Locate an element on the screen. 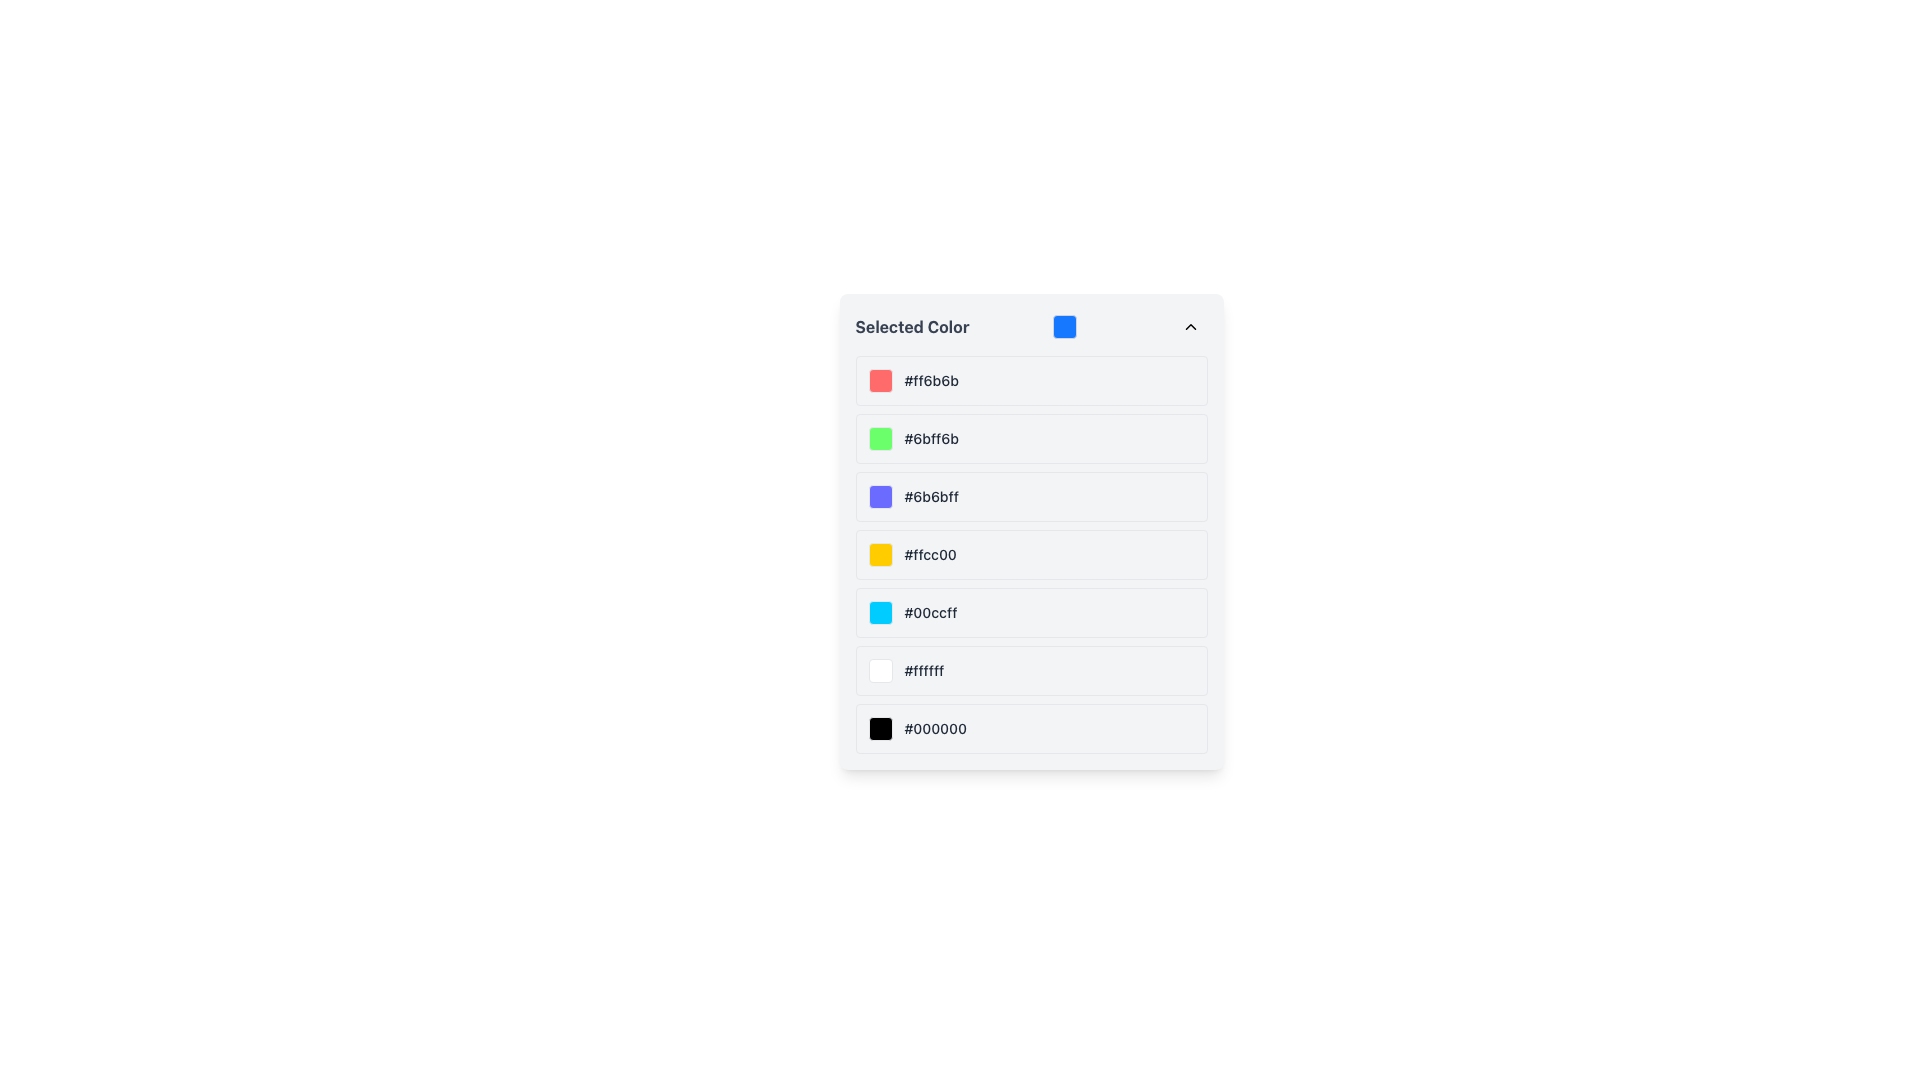 This screenshot has width=1920, height=1080. the static text label that displays the color code associated with the color preview box to its left, located within a dropdown-like menu on the left side is located at coordinates (930, 381).